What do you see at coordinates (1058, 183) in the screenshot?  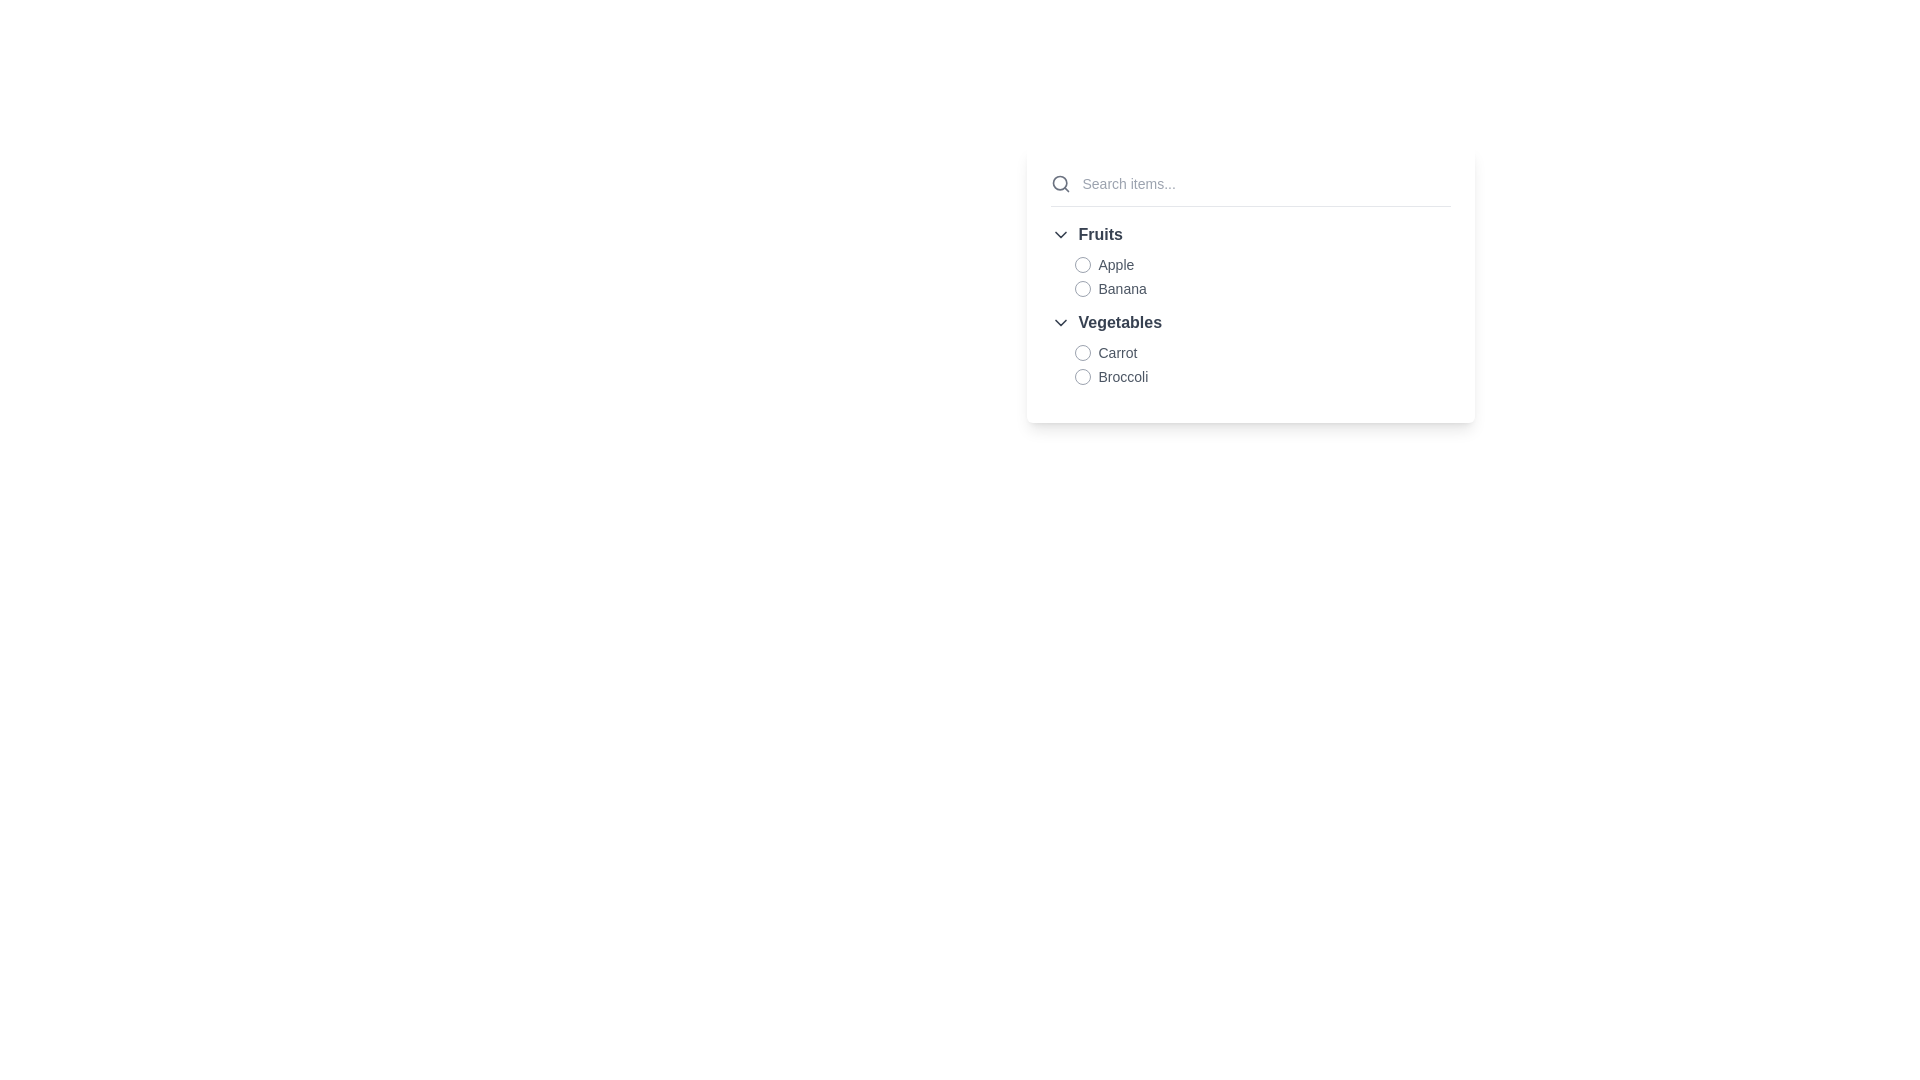 I see `the Circle graphic, which is part of the search functionality's decorative elements located in the top-left corner of the dropdown menu pane` at bounding box center [1058, 183].